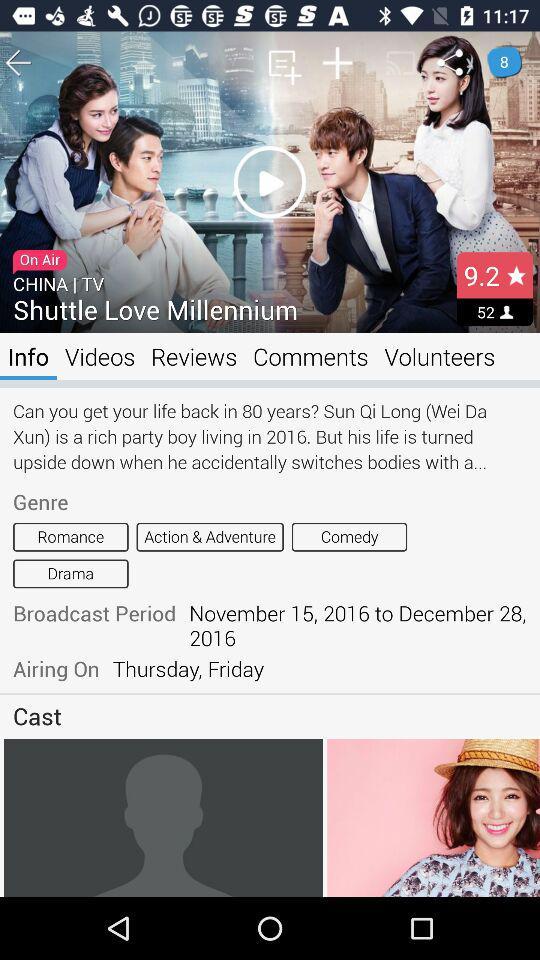 Image resolution: width=540 pixels, height=960 pixels. Describe the element at coordinates (348, 536) in the screenshot. I see `icon next to the action & adventure item` at that location.